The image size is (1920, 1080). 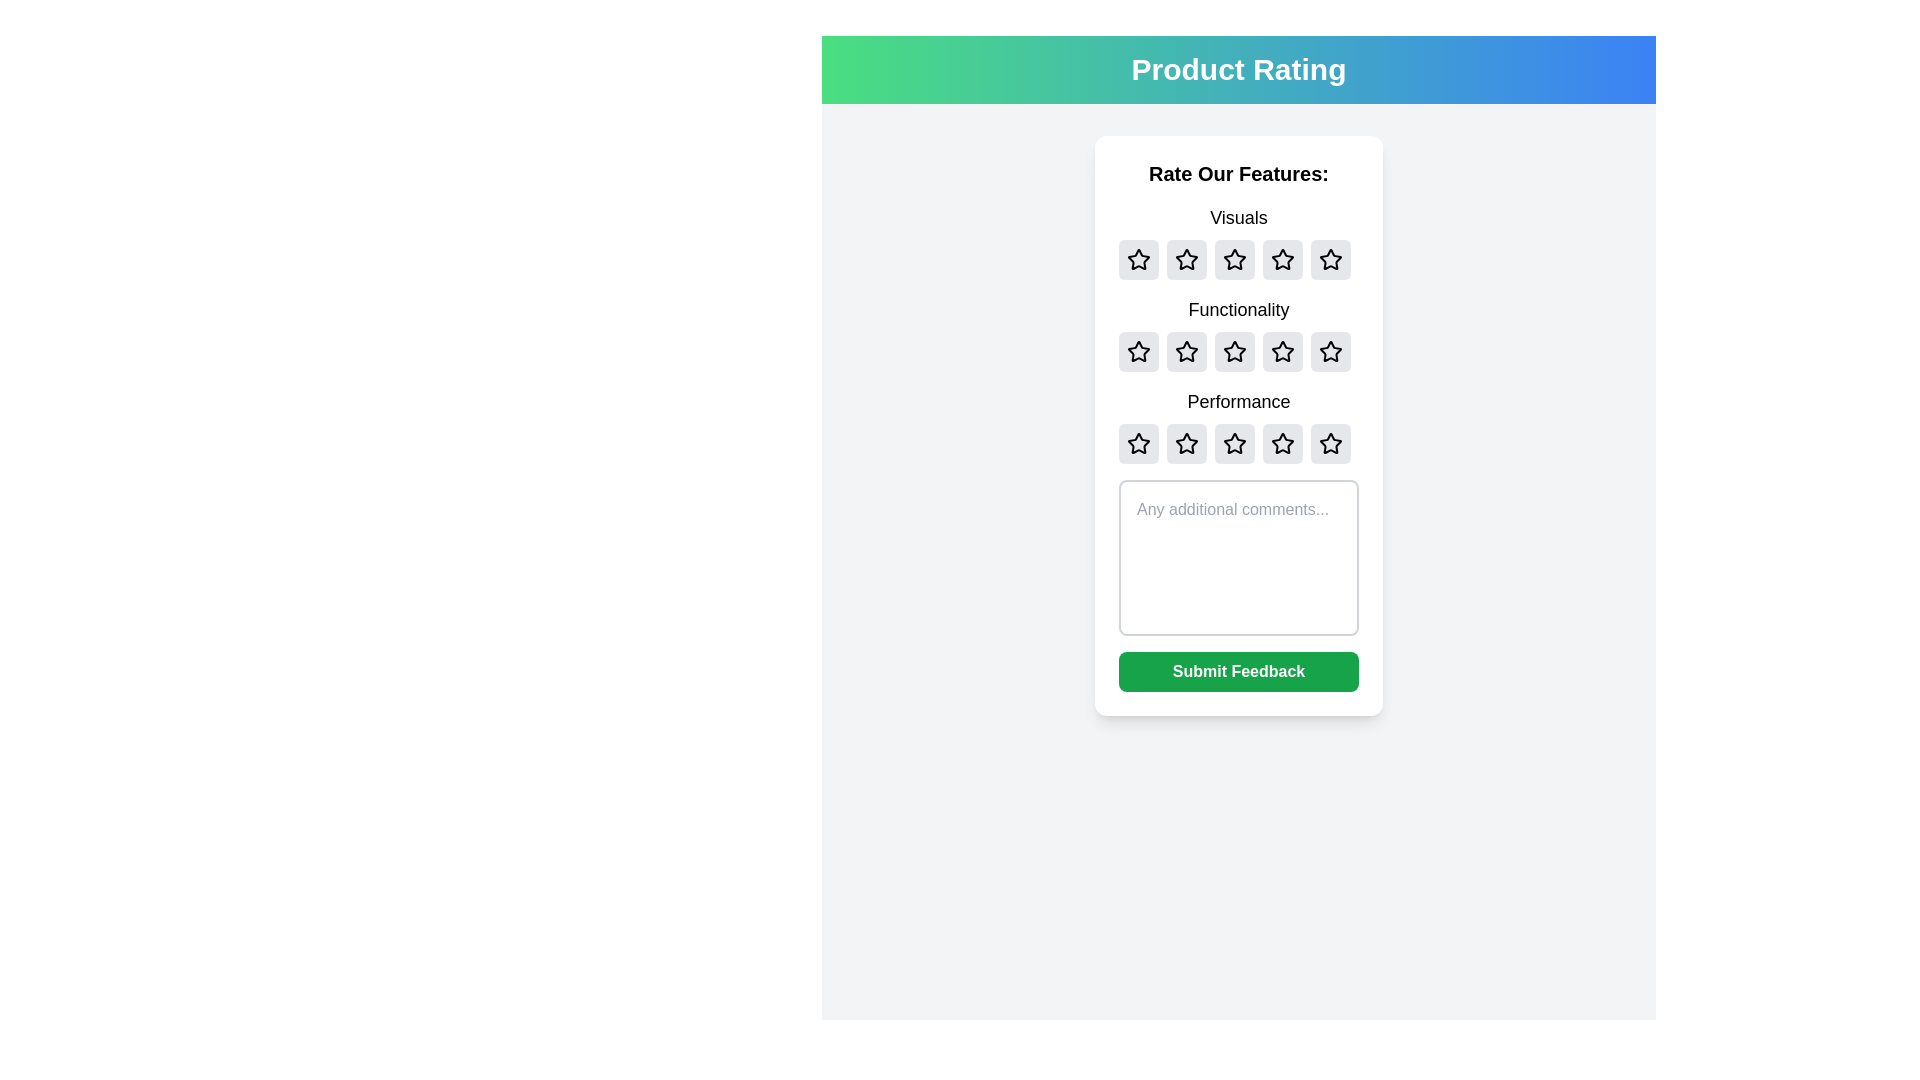 I want to click on the third star in the 'Functionality' rating section to give it a rating, so click(x=1233, y=350).